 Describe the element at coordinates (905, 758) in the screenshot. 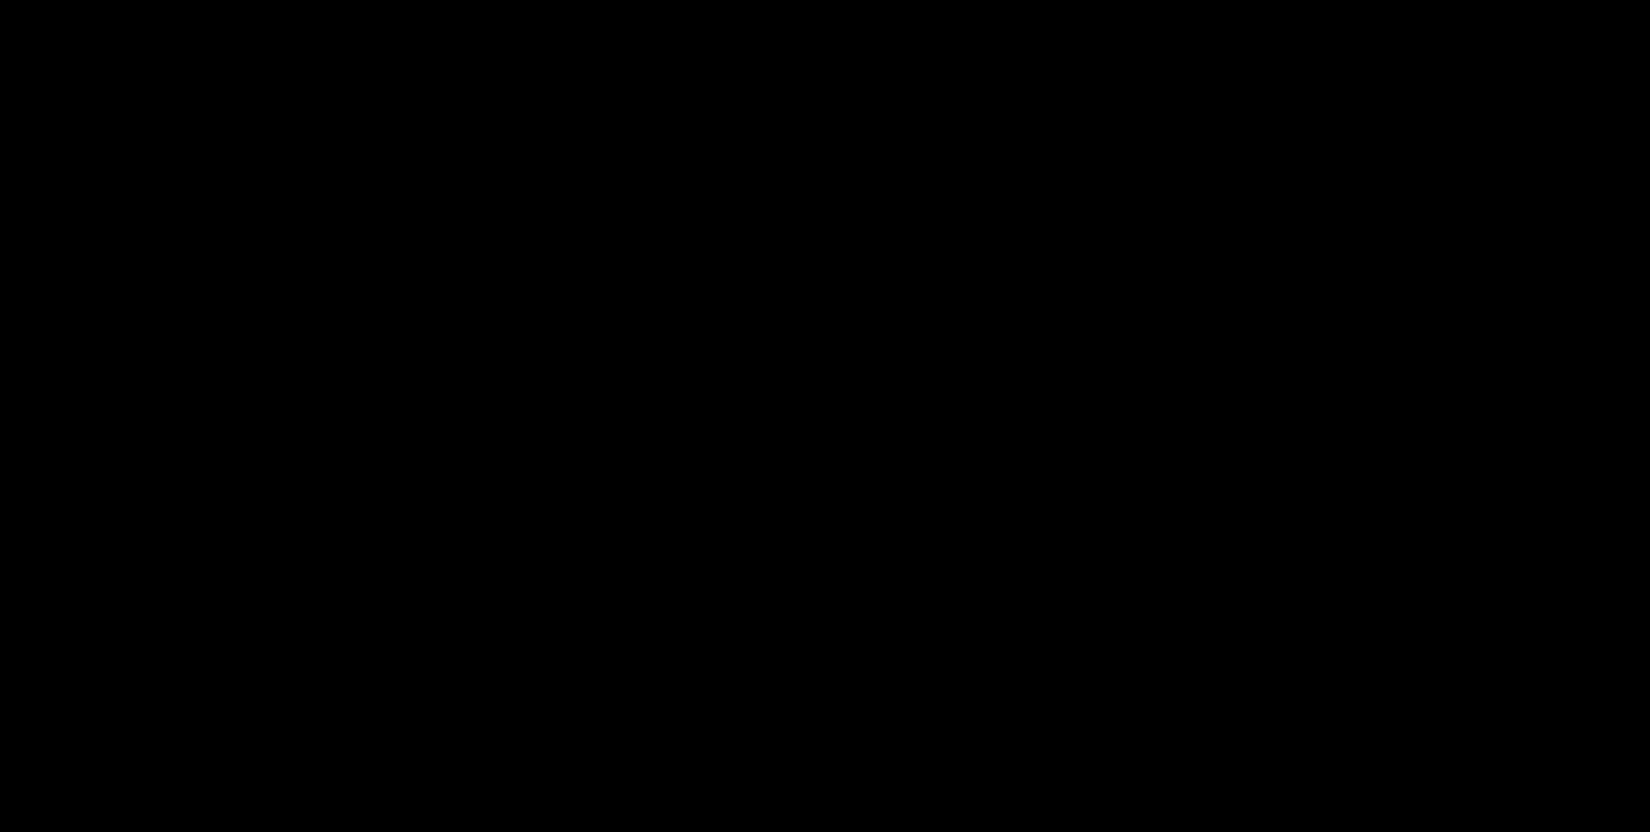

I see `'|  Website by'` at that location.